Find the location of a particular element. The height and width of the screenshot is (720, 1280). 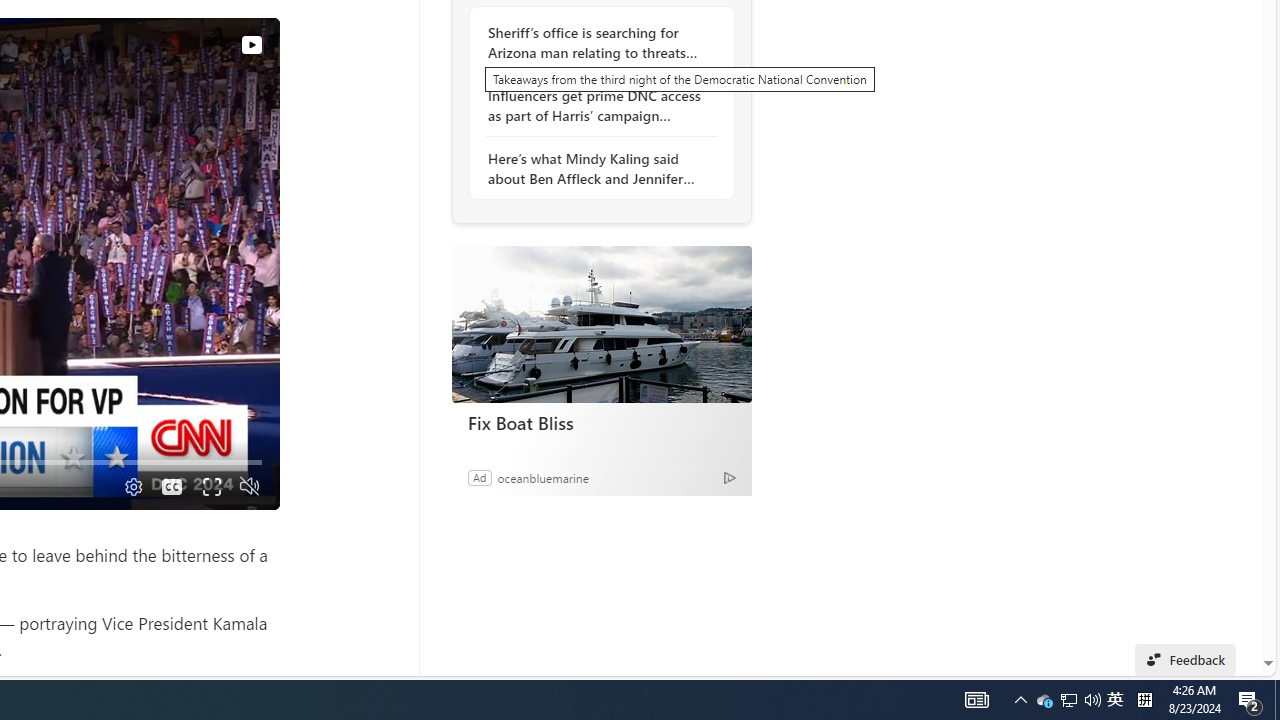

'Unmute' is located at coordinates (248, 486).